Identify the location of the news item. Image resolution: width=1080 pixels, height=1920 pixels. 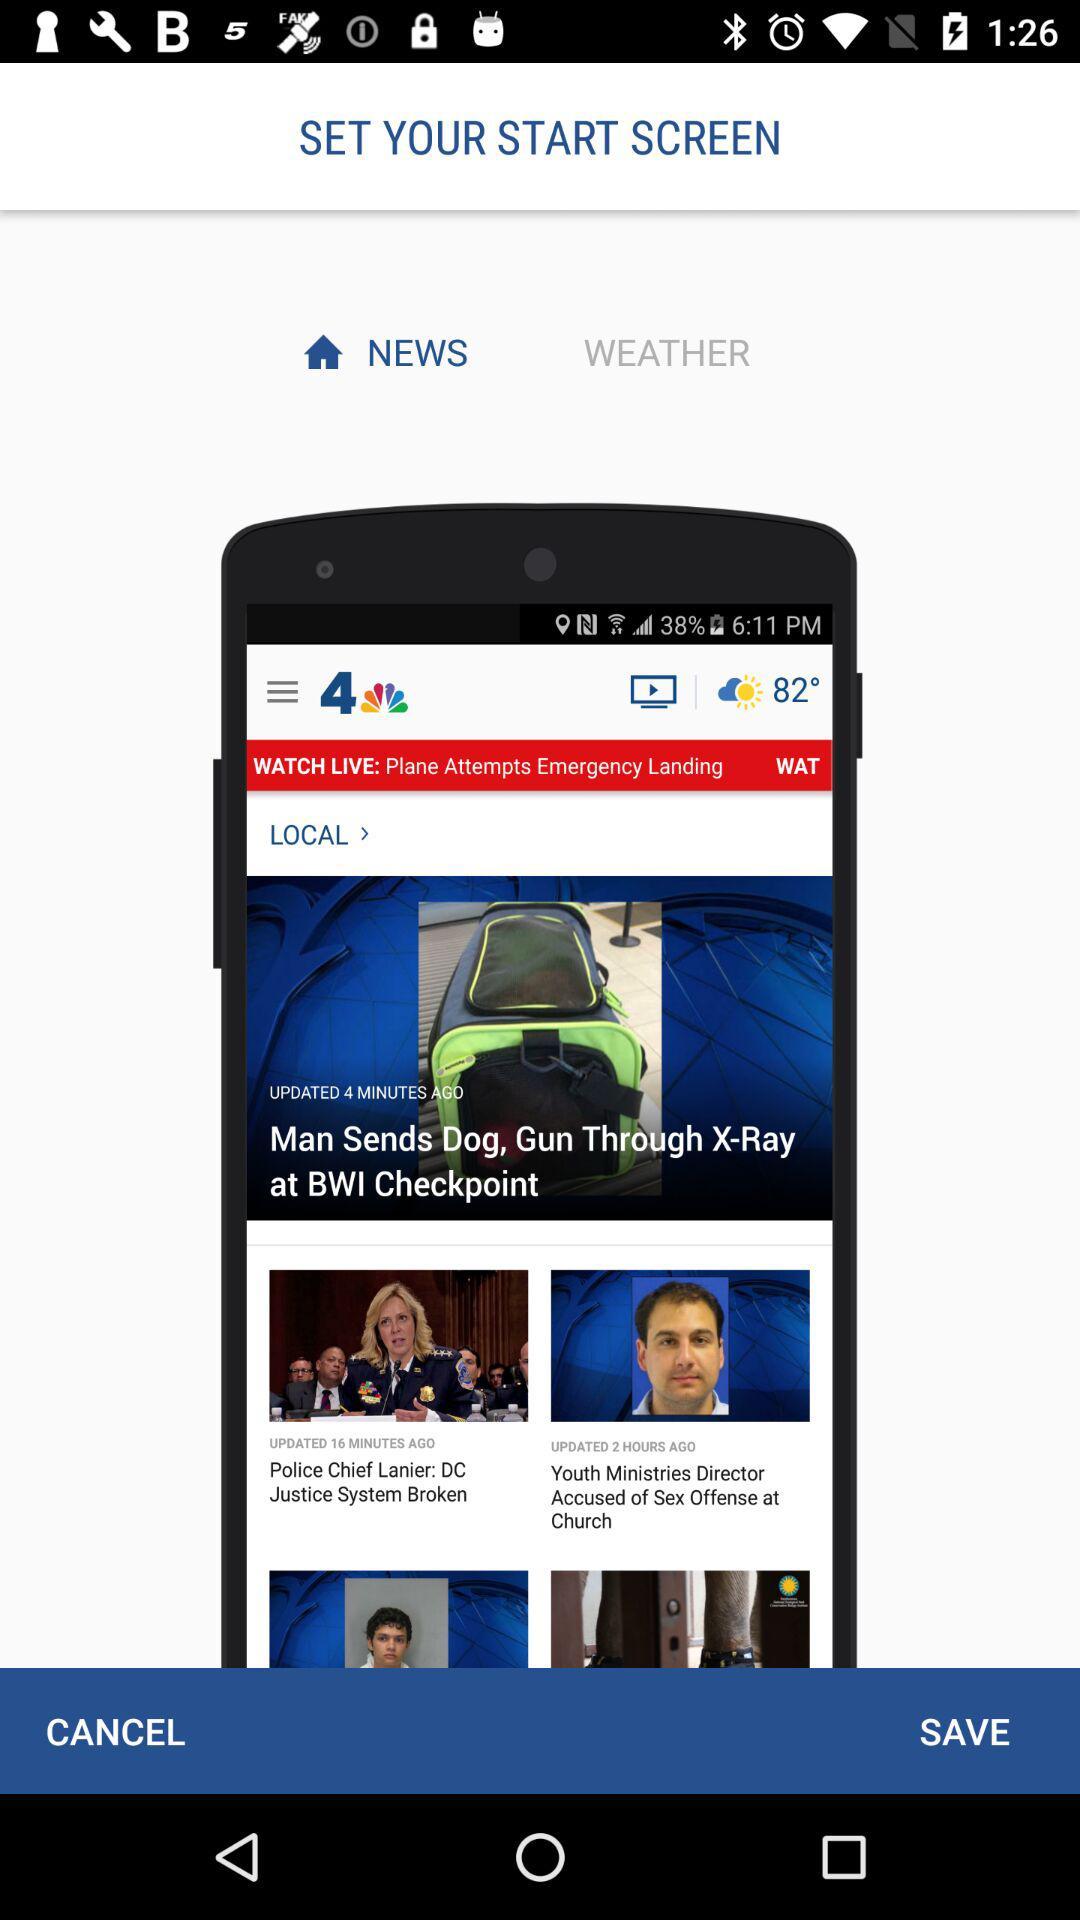
(411, 351).